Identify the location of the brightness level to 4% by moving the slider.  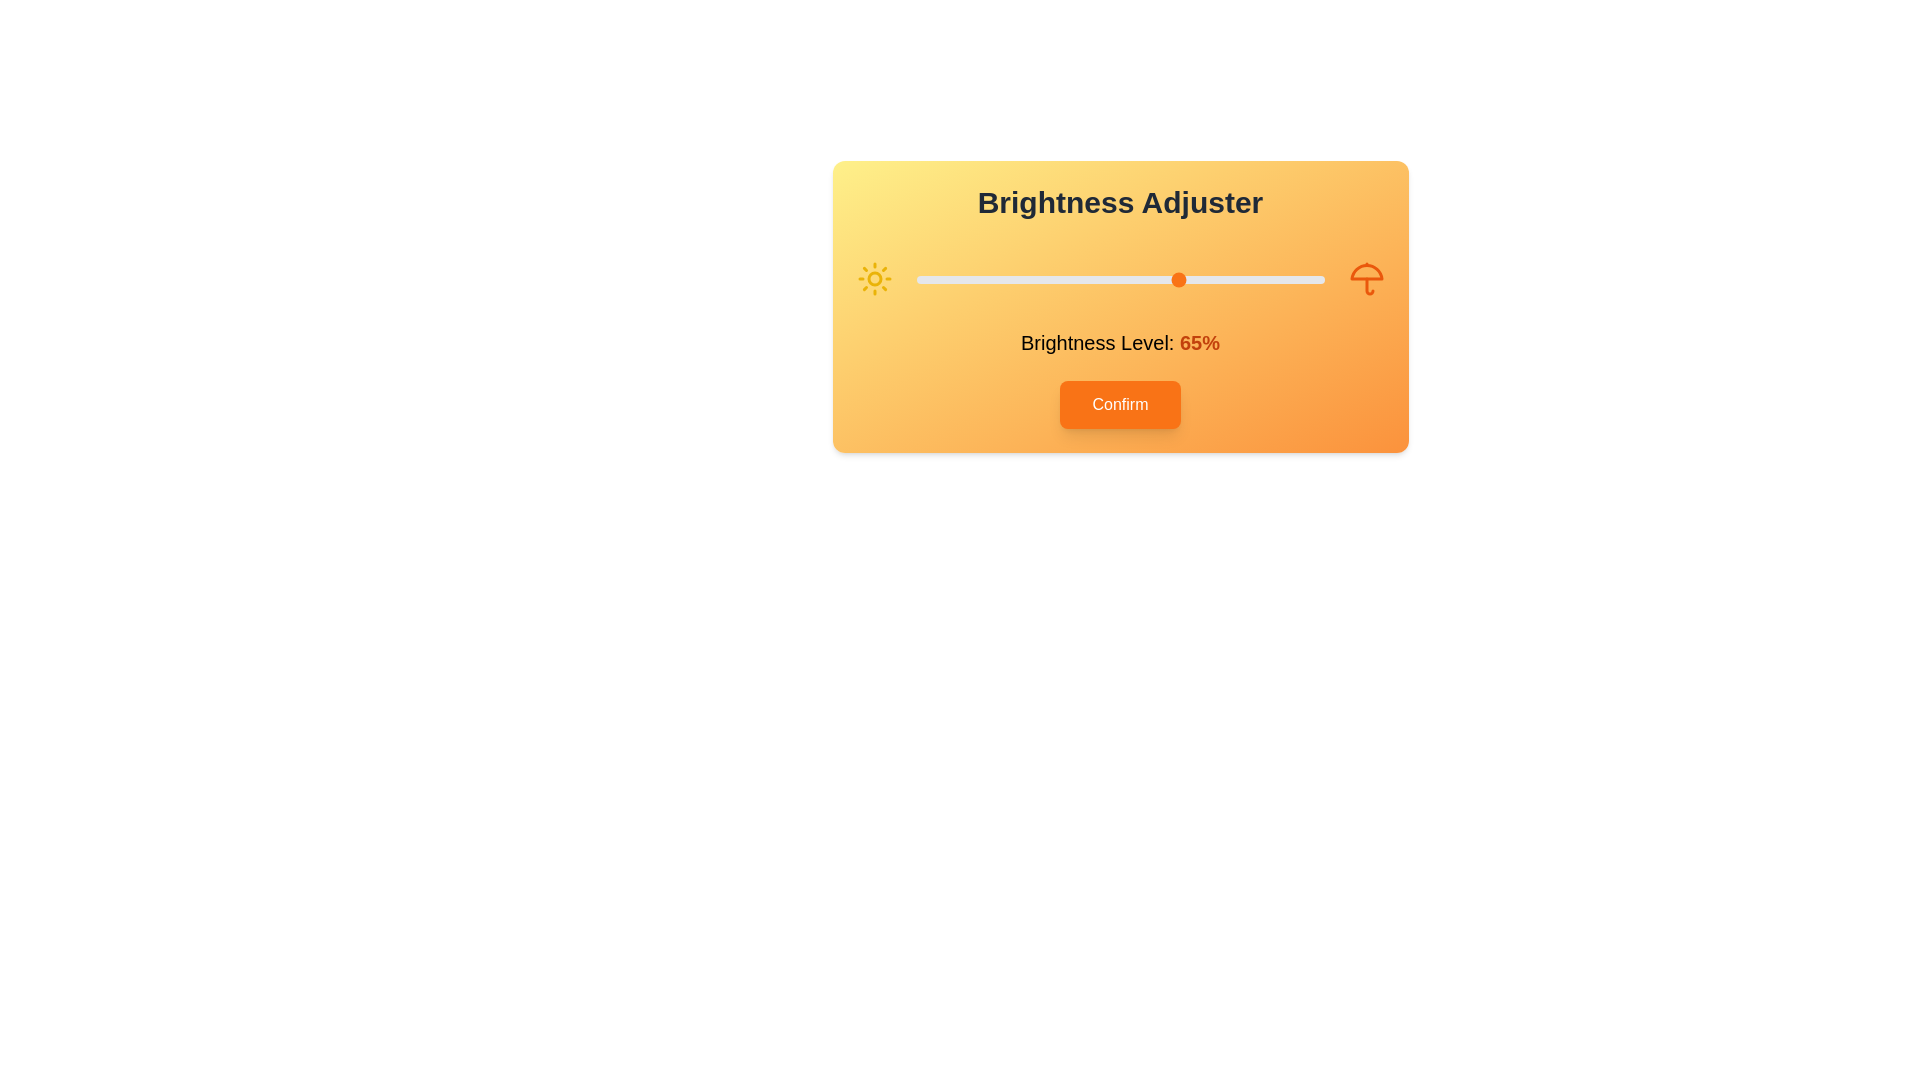
(931, 280).